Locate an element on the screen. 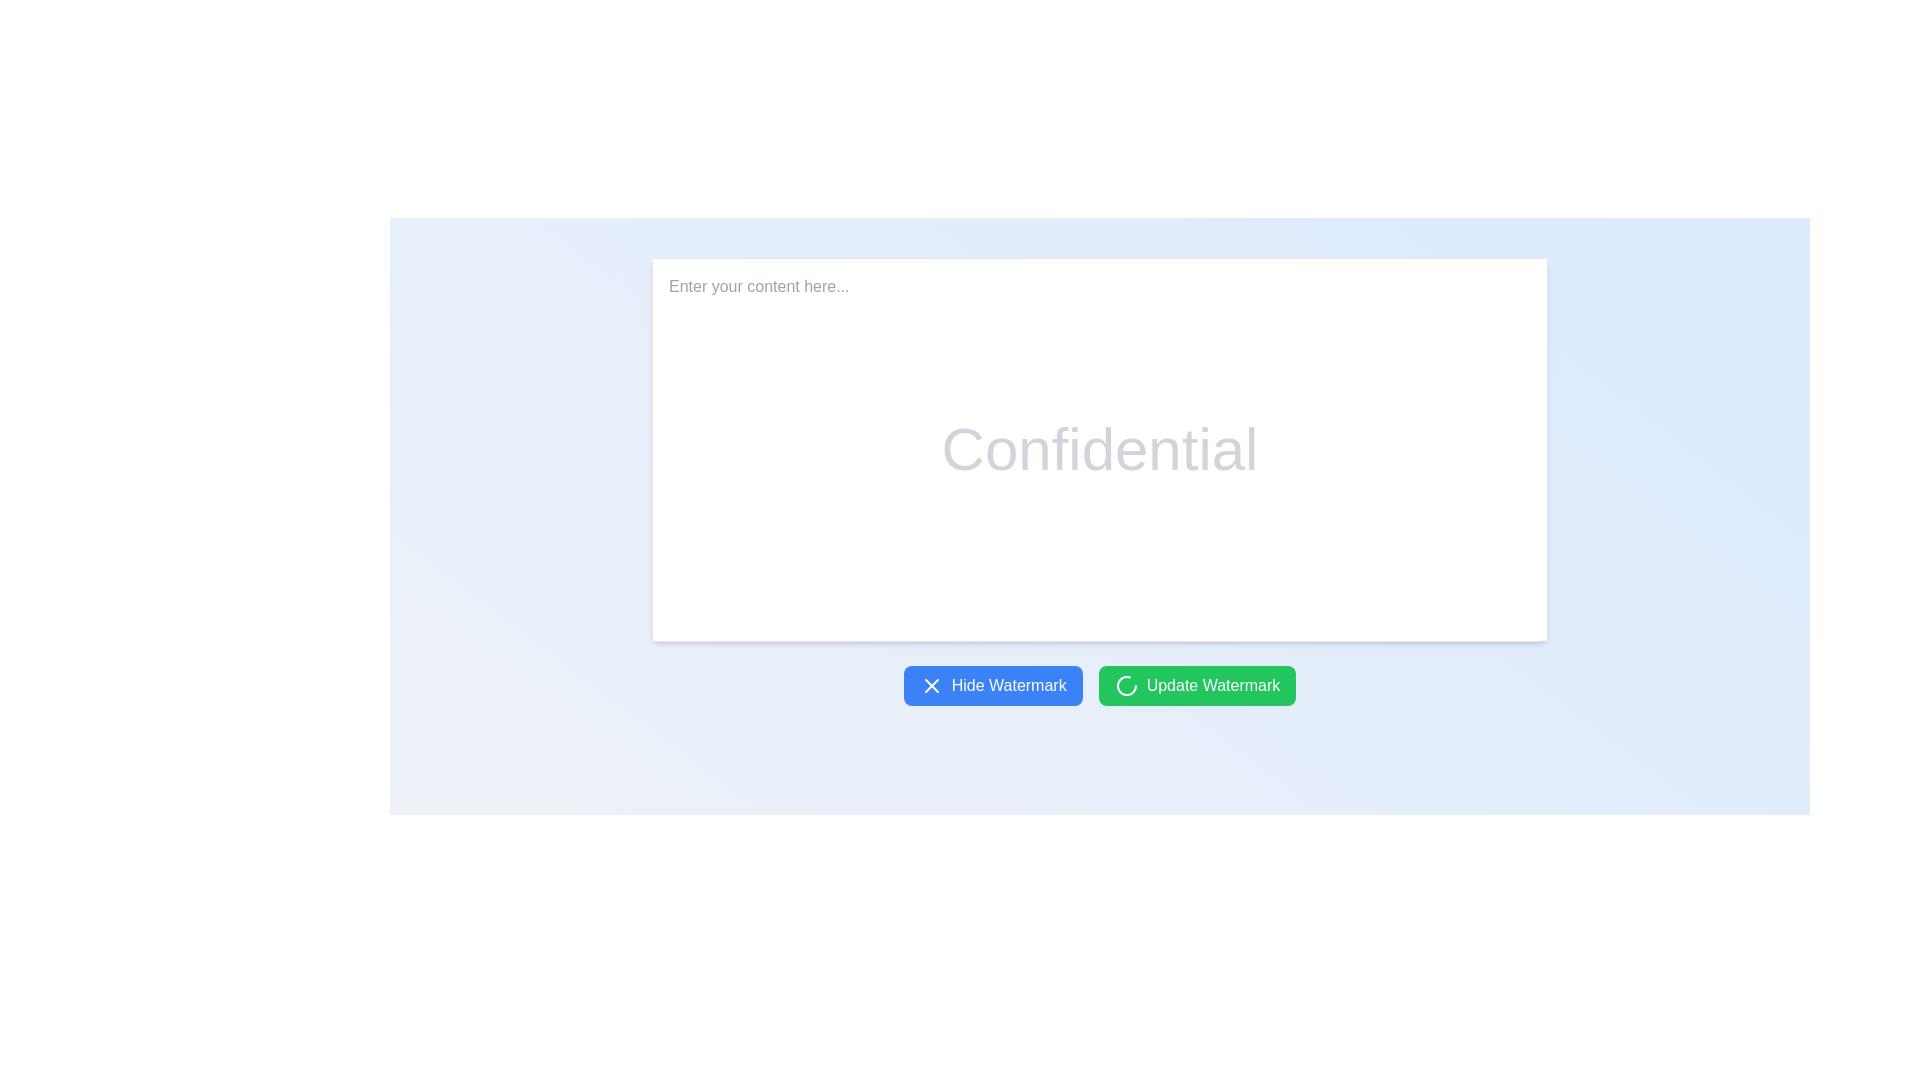 Image resolution: width=1920 pixels, height=1080 pixels. the close icon styled with the 'lucide-x' class located at the top-right corner of the modal to observe any visual effects is located at coordinates (930, 685).